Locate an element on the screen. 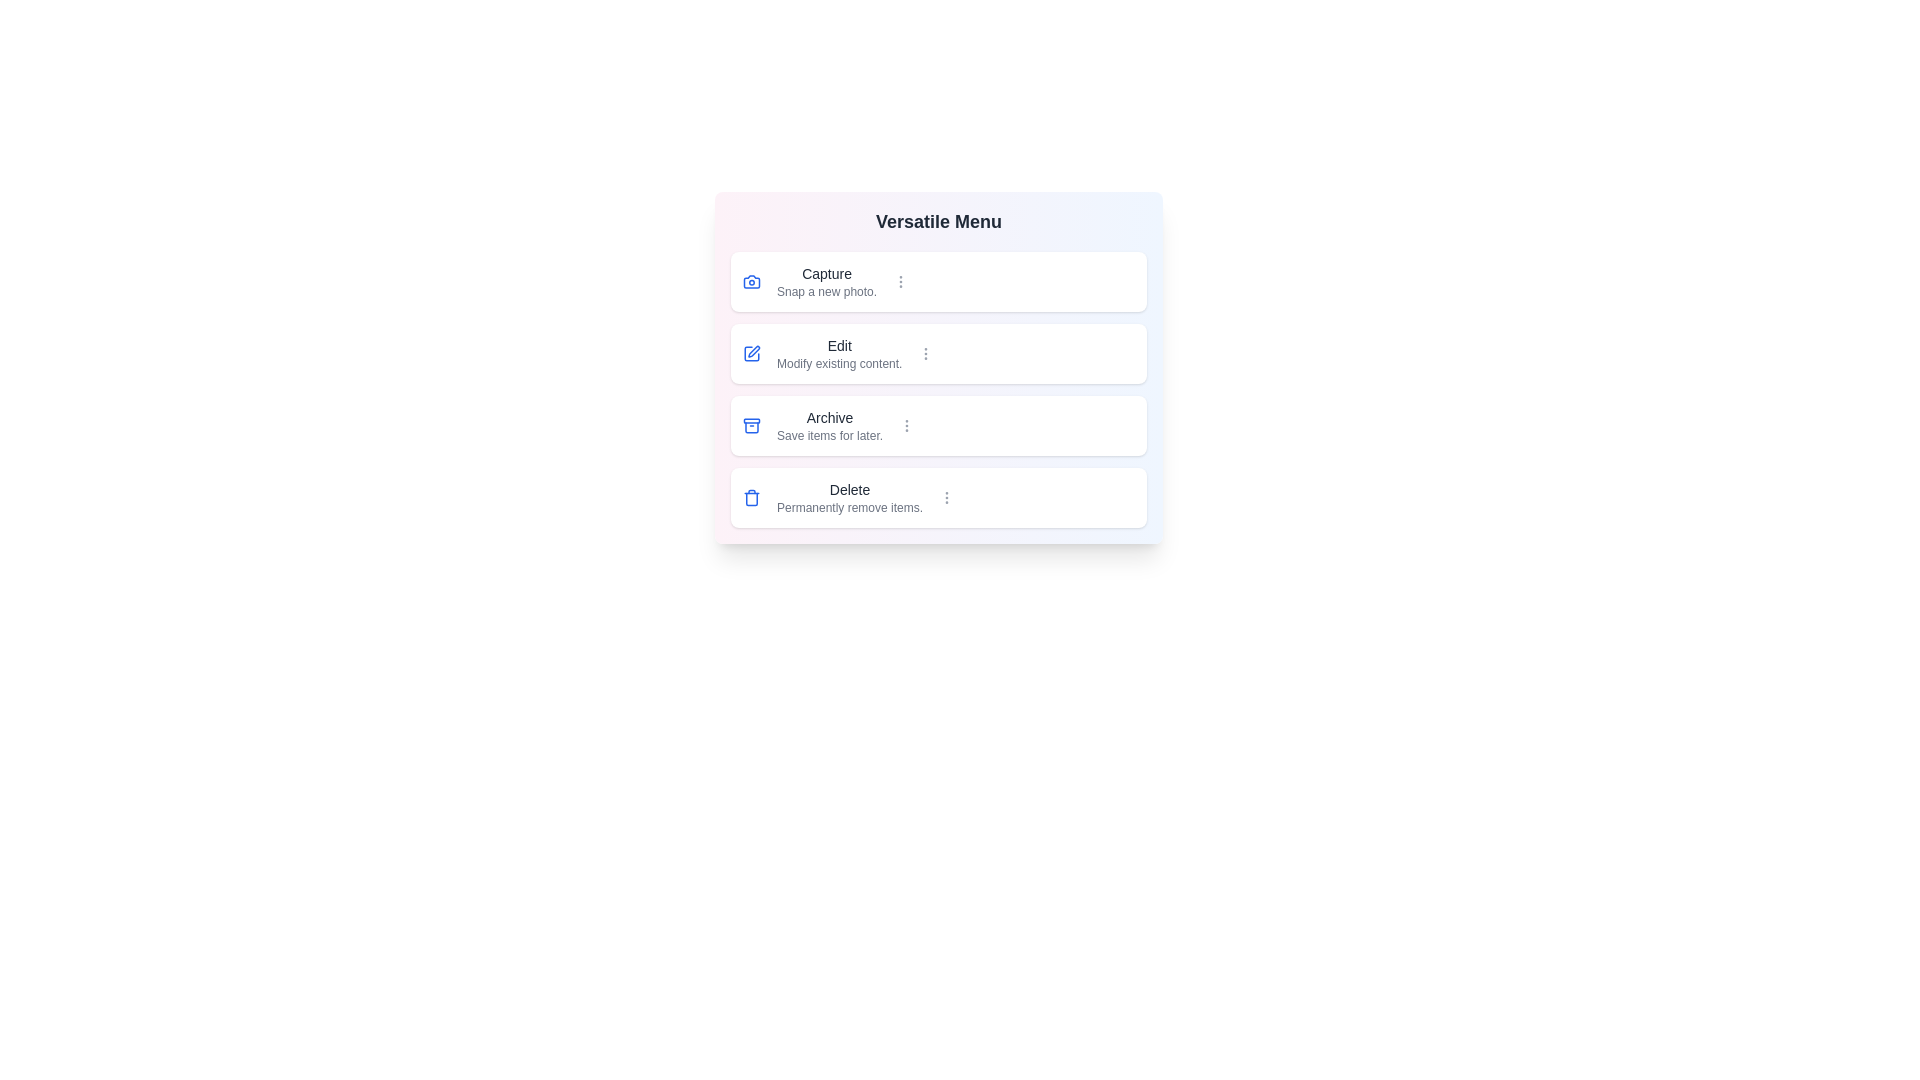 The height and width of the screenshot is (1080, 1920). the menu item corresponding to Archive is located at coordinates (938, 424).